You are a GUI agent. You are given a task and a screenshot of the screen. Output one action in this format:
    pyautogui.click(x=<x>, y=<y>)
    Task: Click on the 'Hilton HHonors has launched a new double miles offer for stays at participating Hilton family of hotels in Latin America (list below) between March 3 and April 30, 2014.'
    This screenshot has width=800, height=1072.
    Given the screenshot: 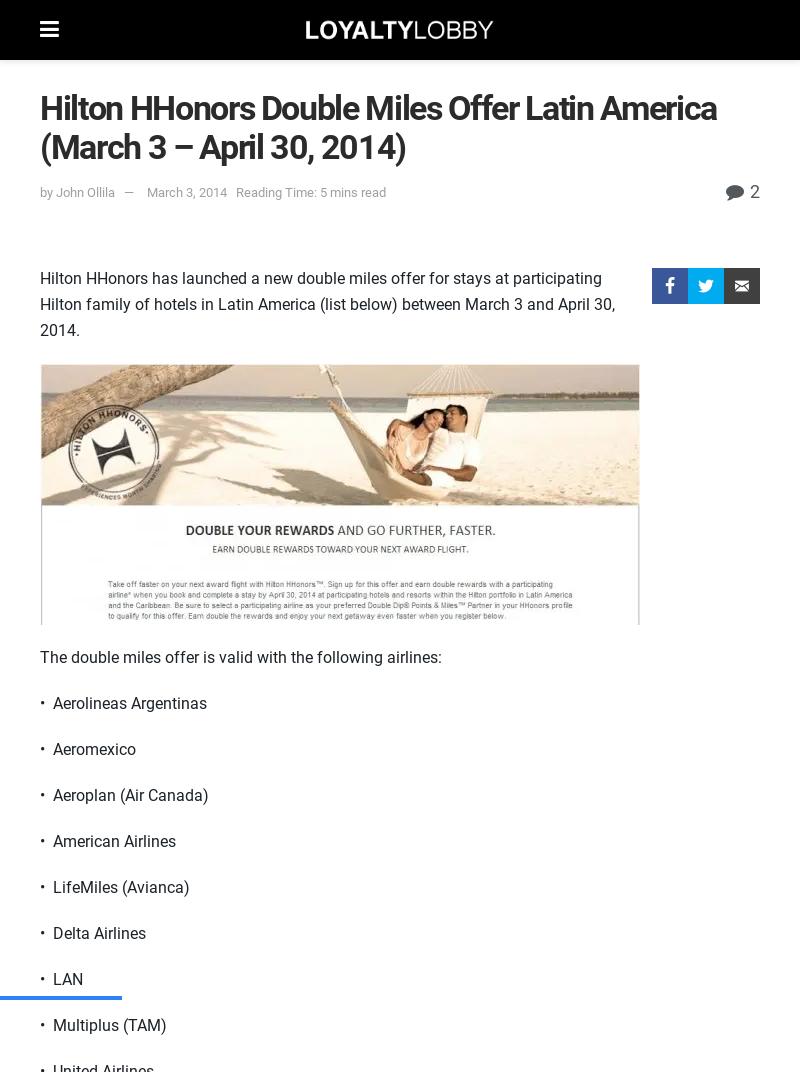 What is the action you would take?
    pyautogui.click(x=326, y=303)
    